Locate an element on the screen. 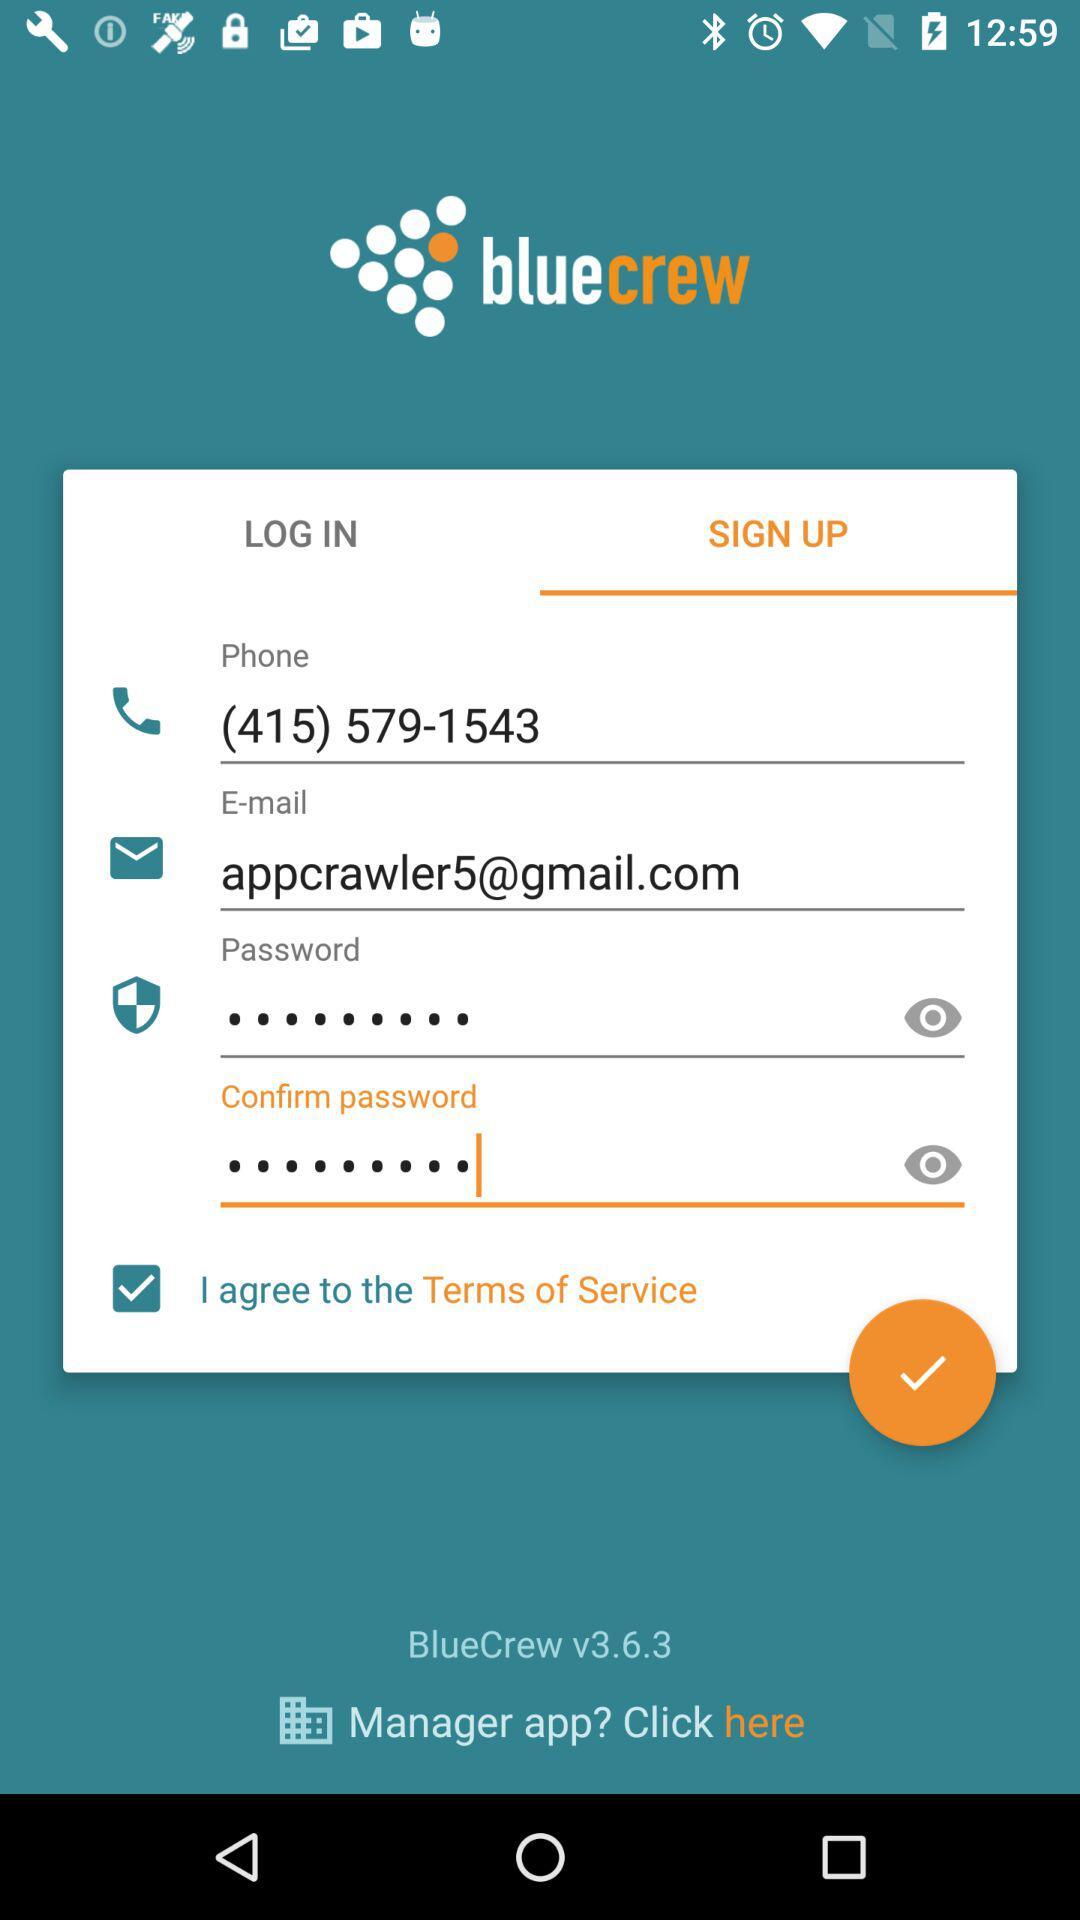  the icon below crowd3116 item is located at coordinates (447, 1288).